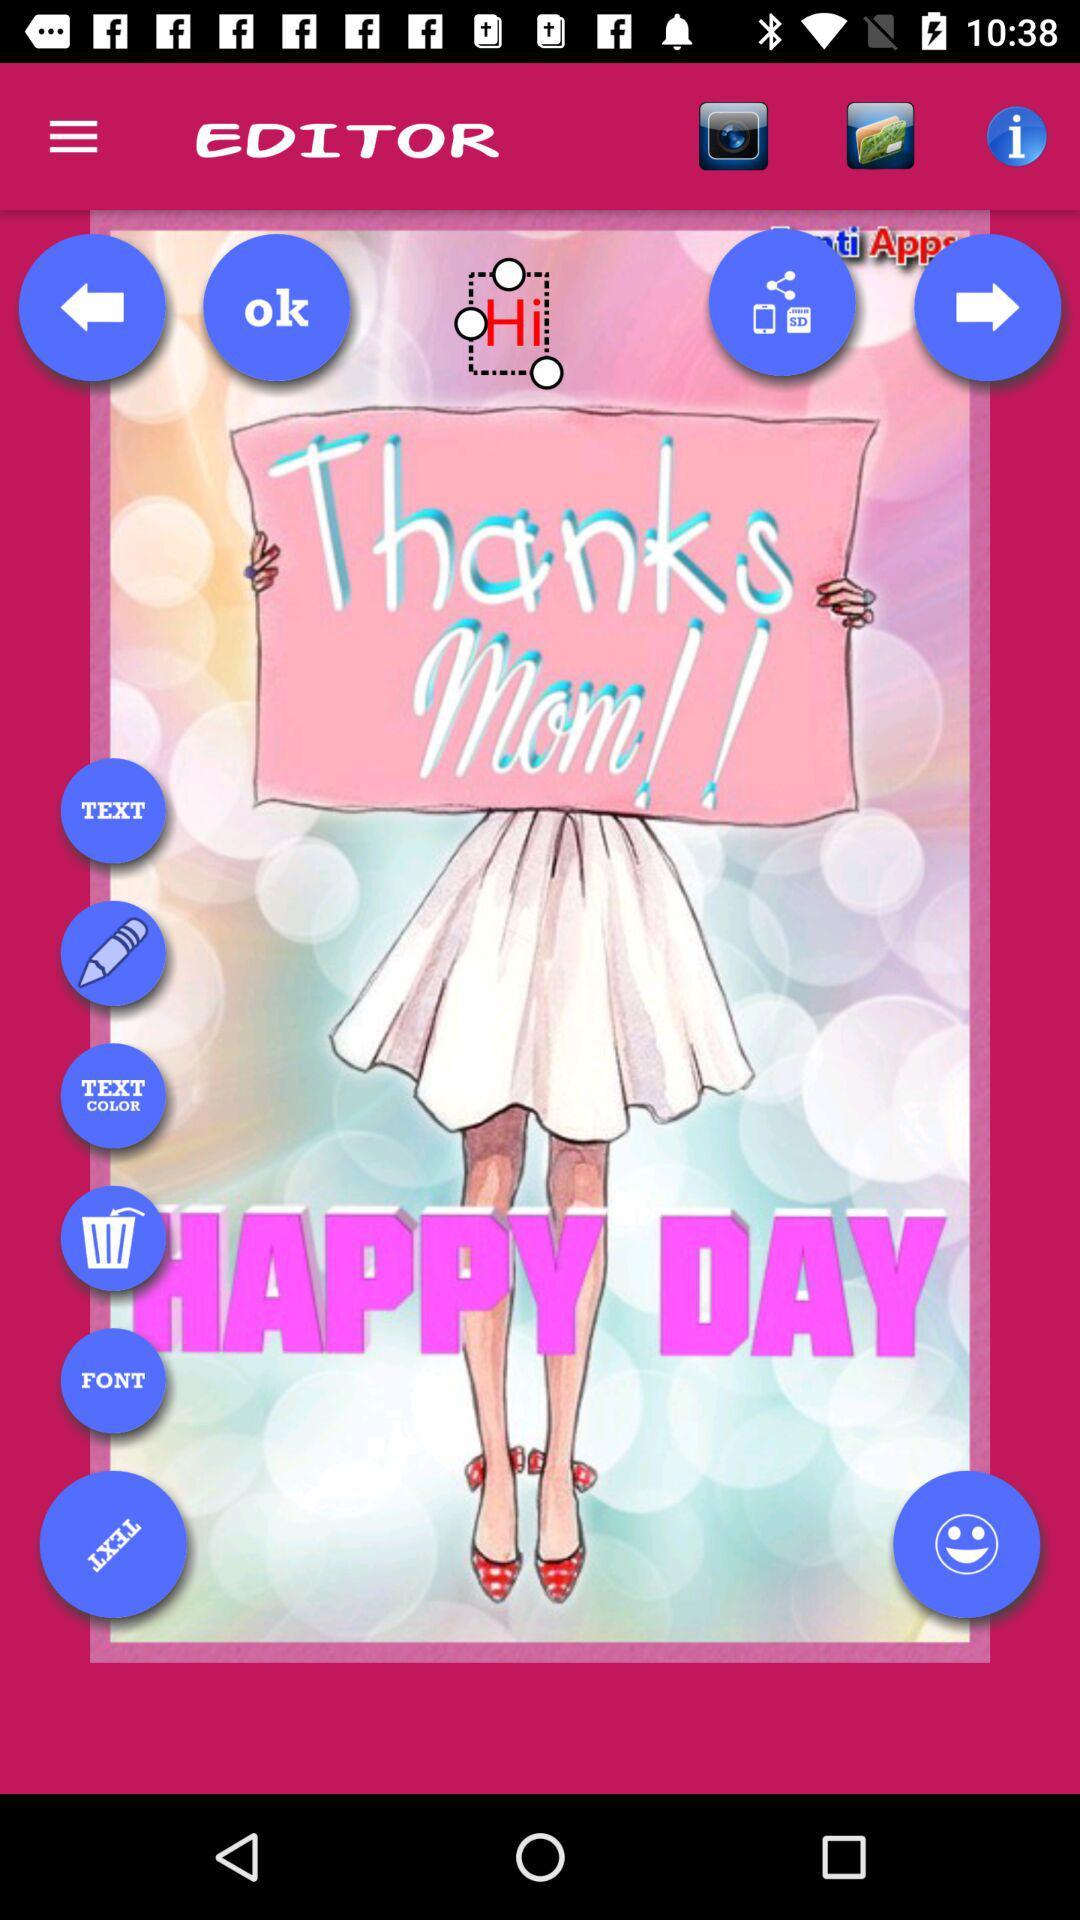 The width and height of the screenshot is (1080, 1920). I want to click on the item below the editor icon, so click(276, 306).